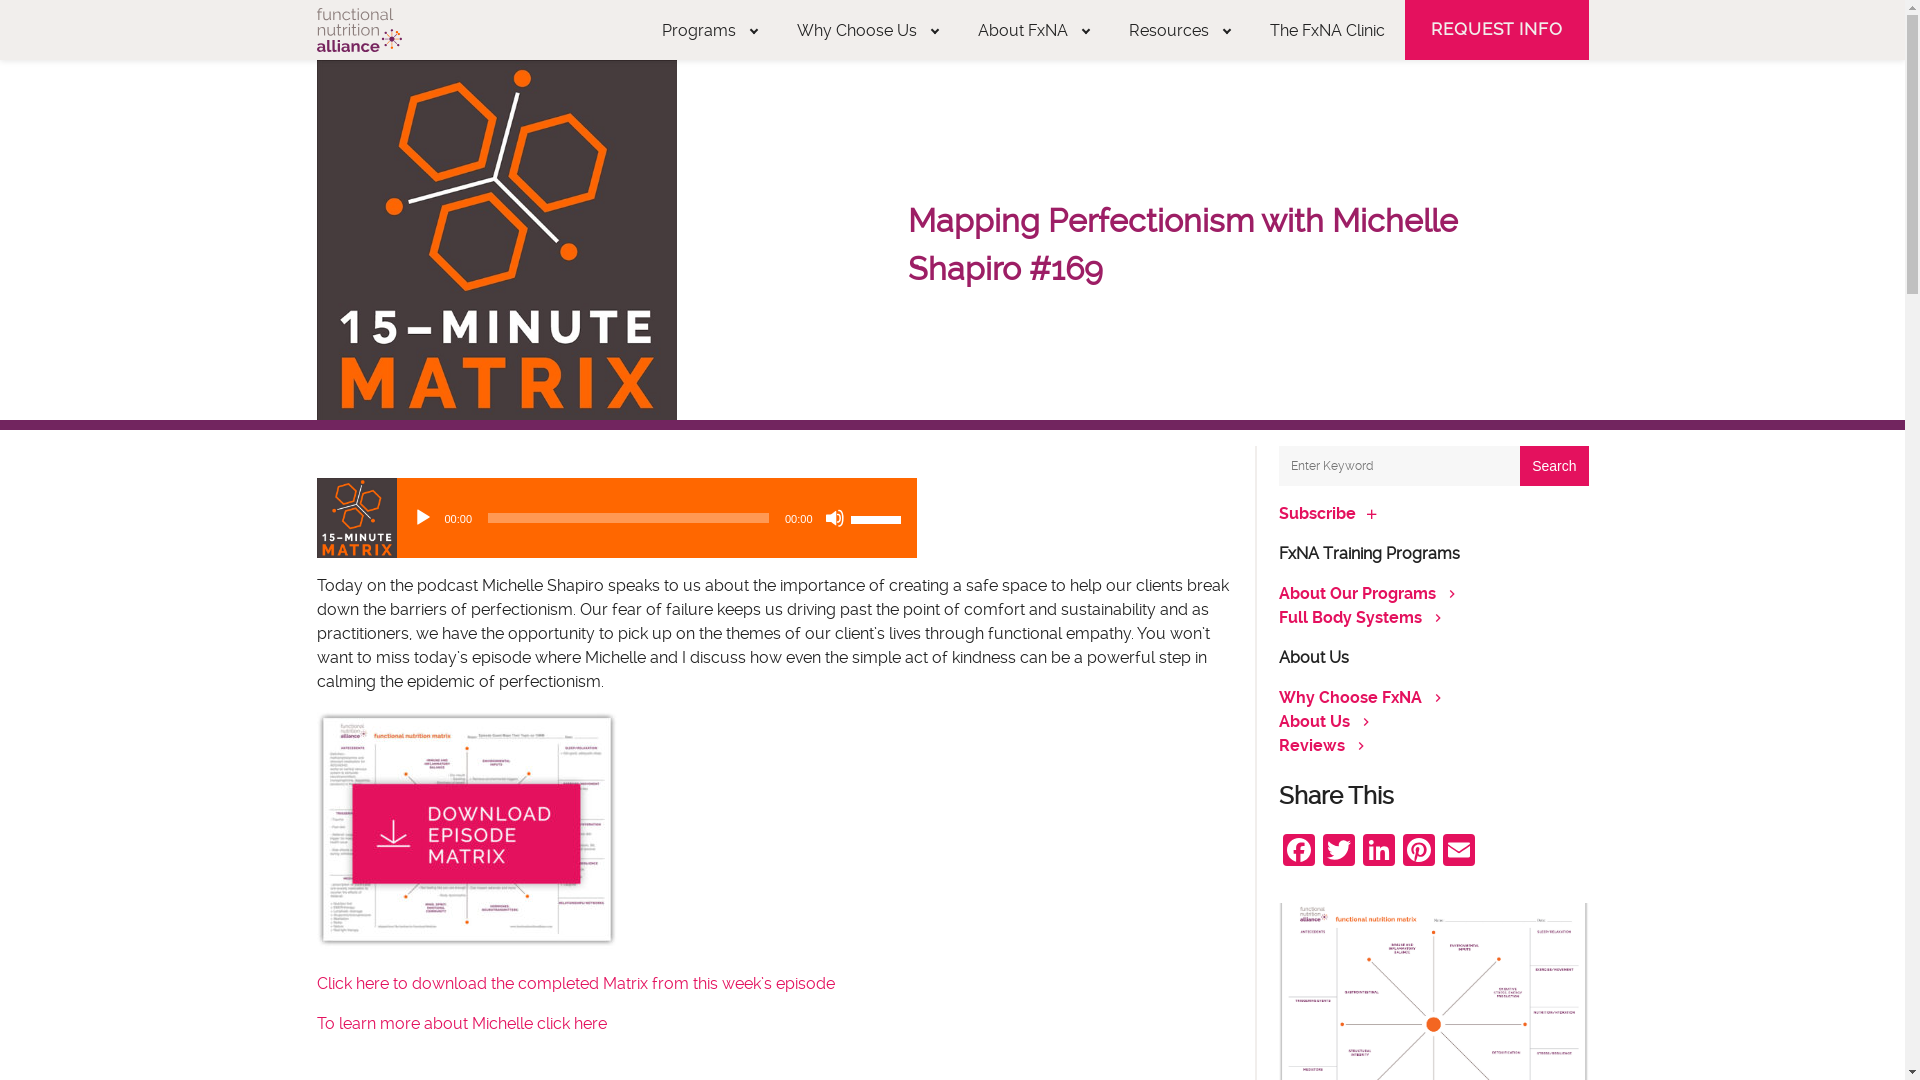  Describe the element at coordinates (1310, 745) in the screenshot. I see `'Reviews'` at that location.